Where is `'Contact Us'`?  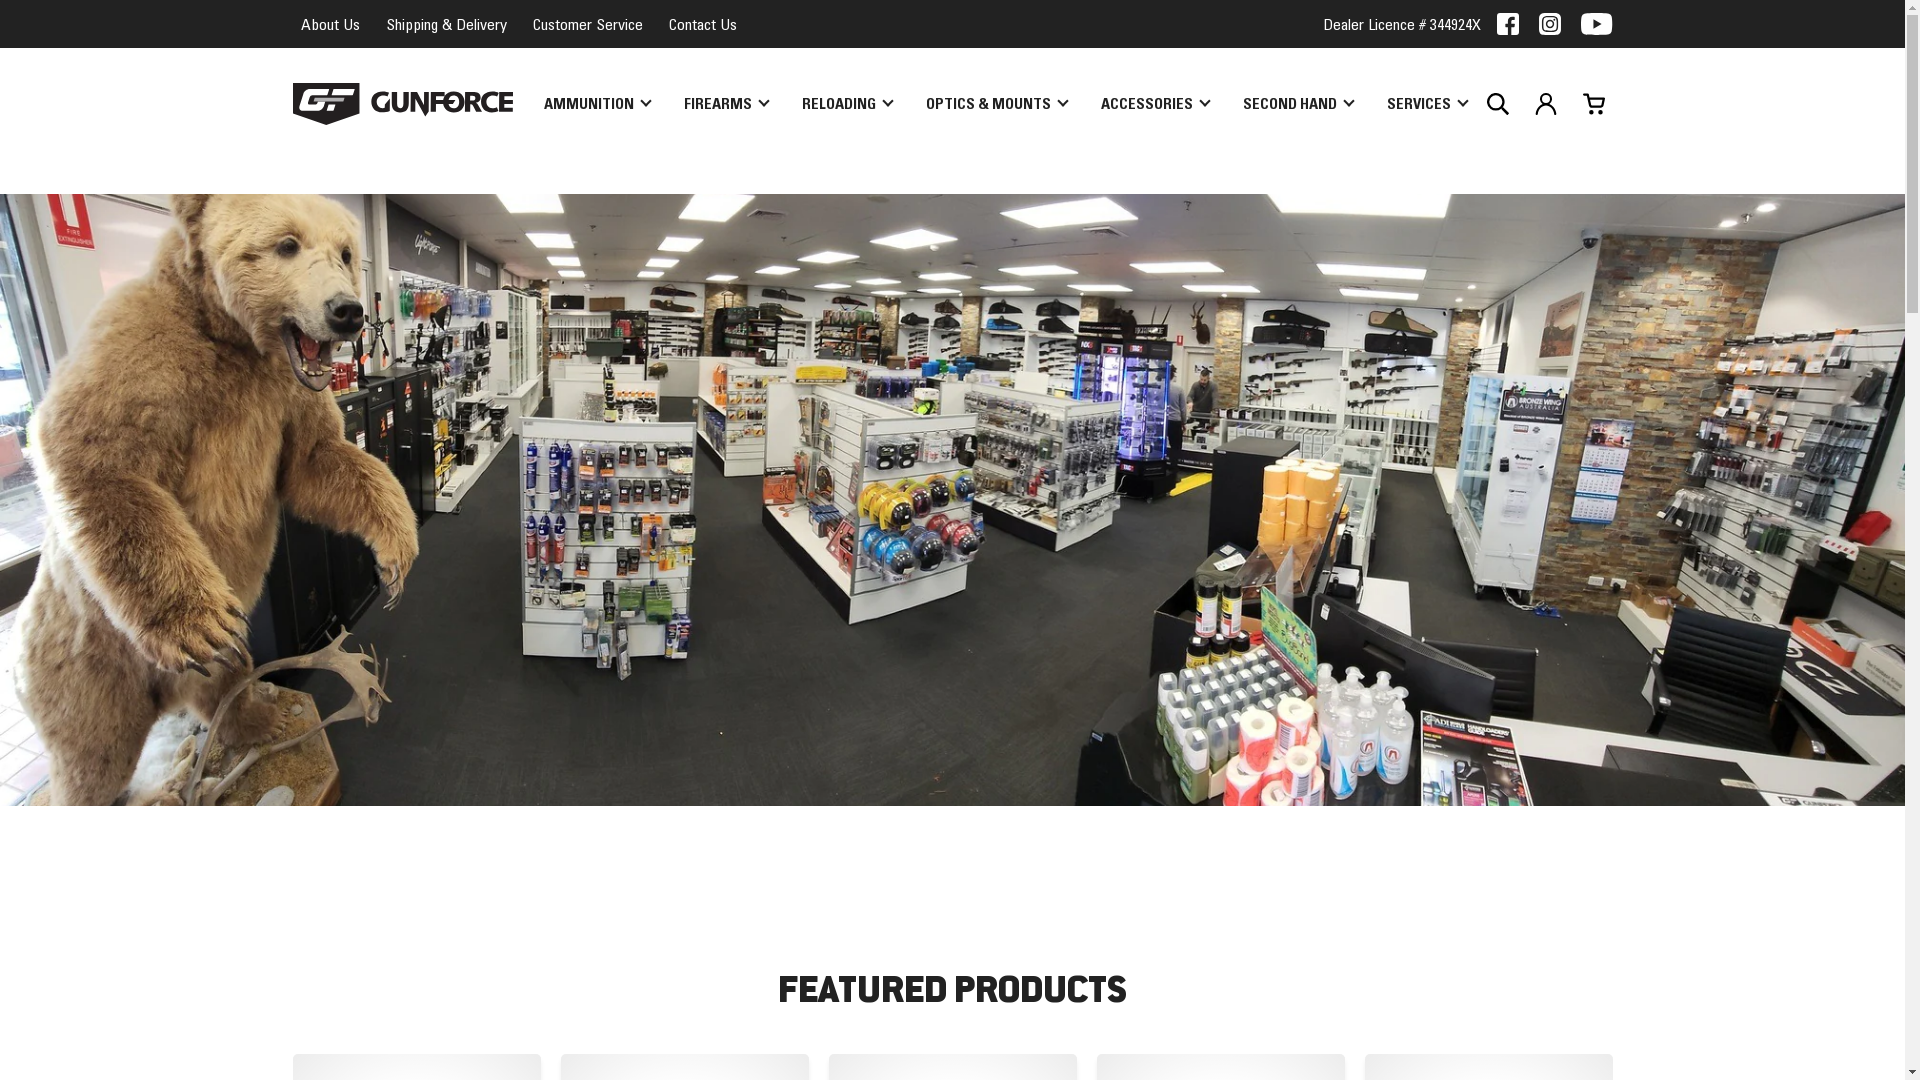
'Contact Us' is located at coordinates (701, 23).